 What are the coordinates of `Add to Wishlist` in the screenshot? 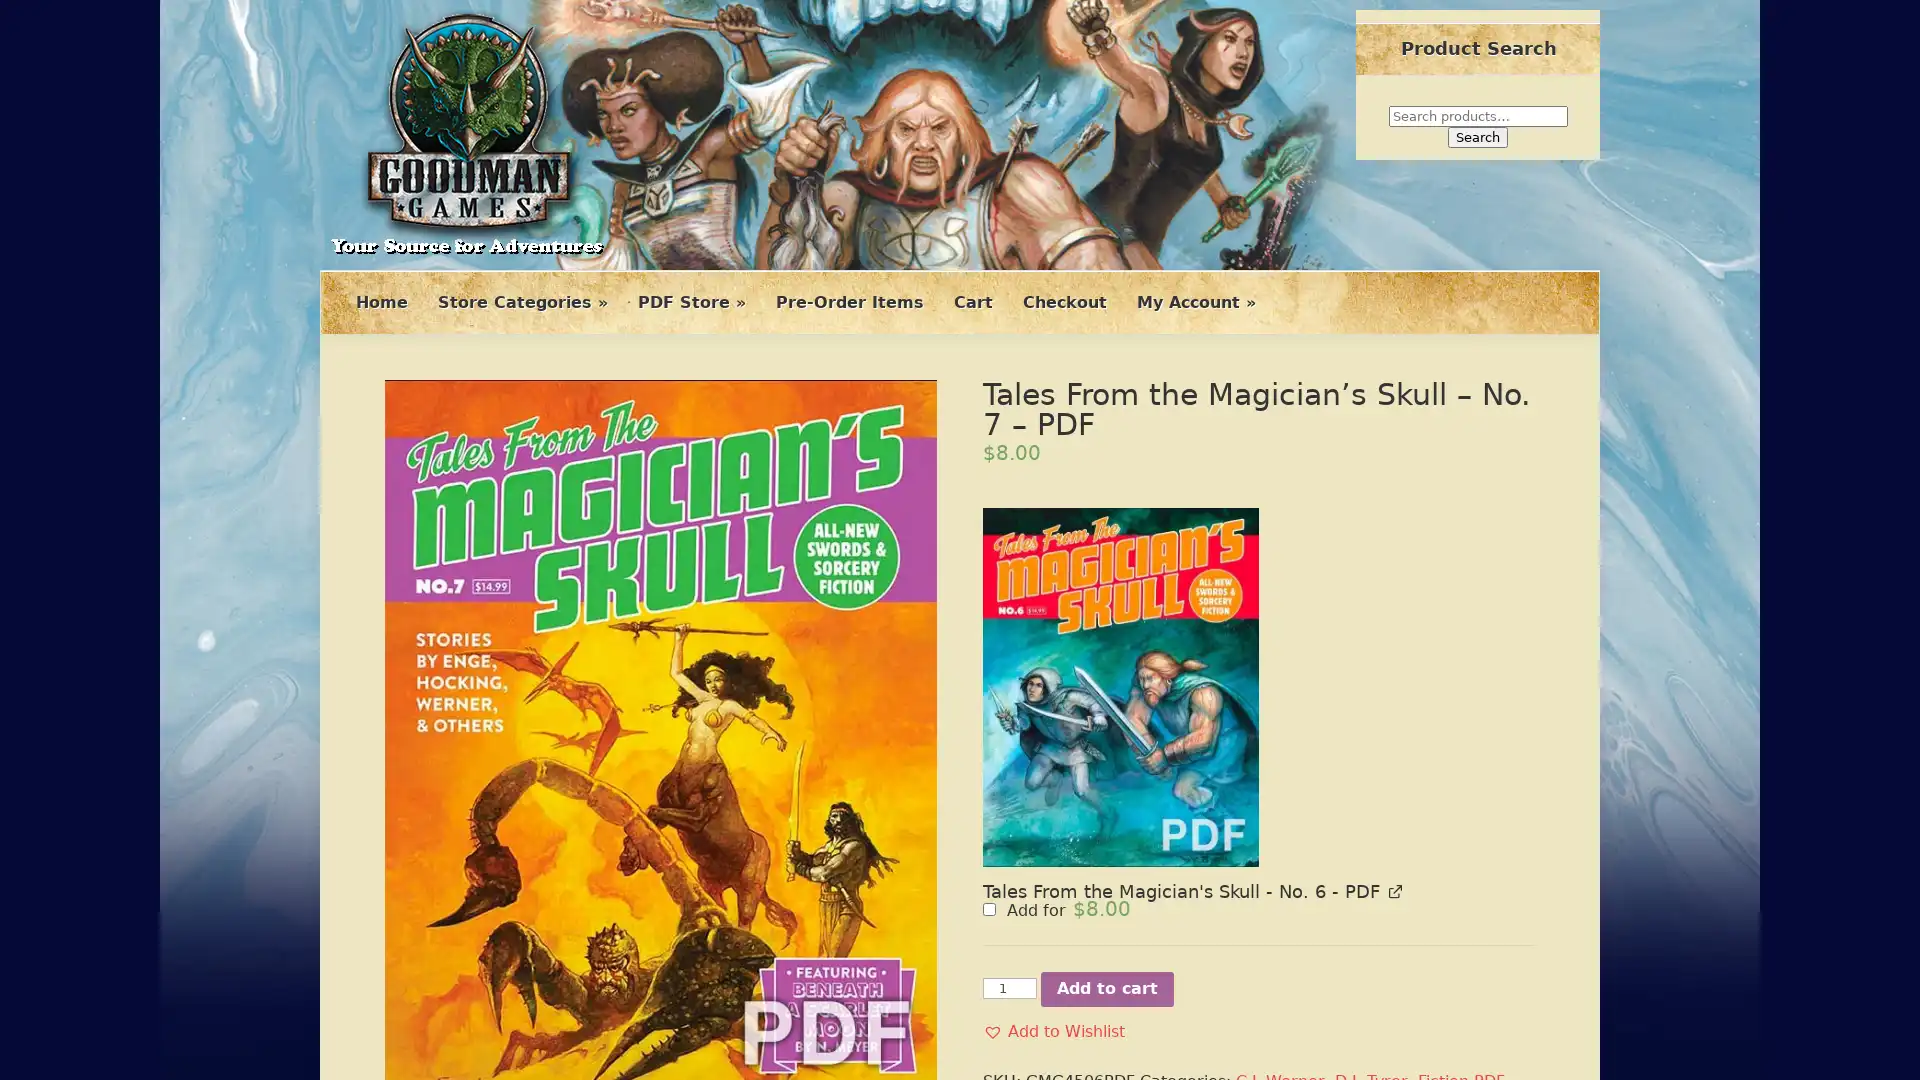 It's located at (1053, 764).